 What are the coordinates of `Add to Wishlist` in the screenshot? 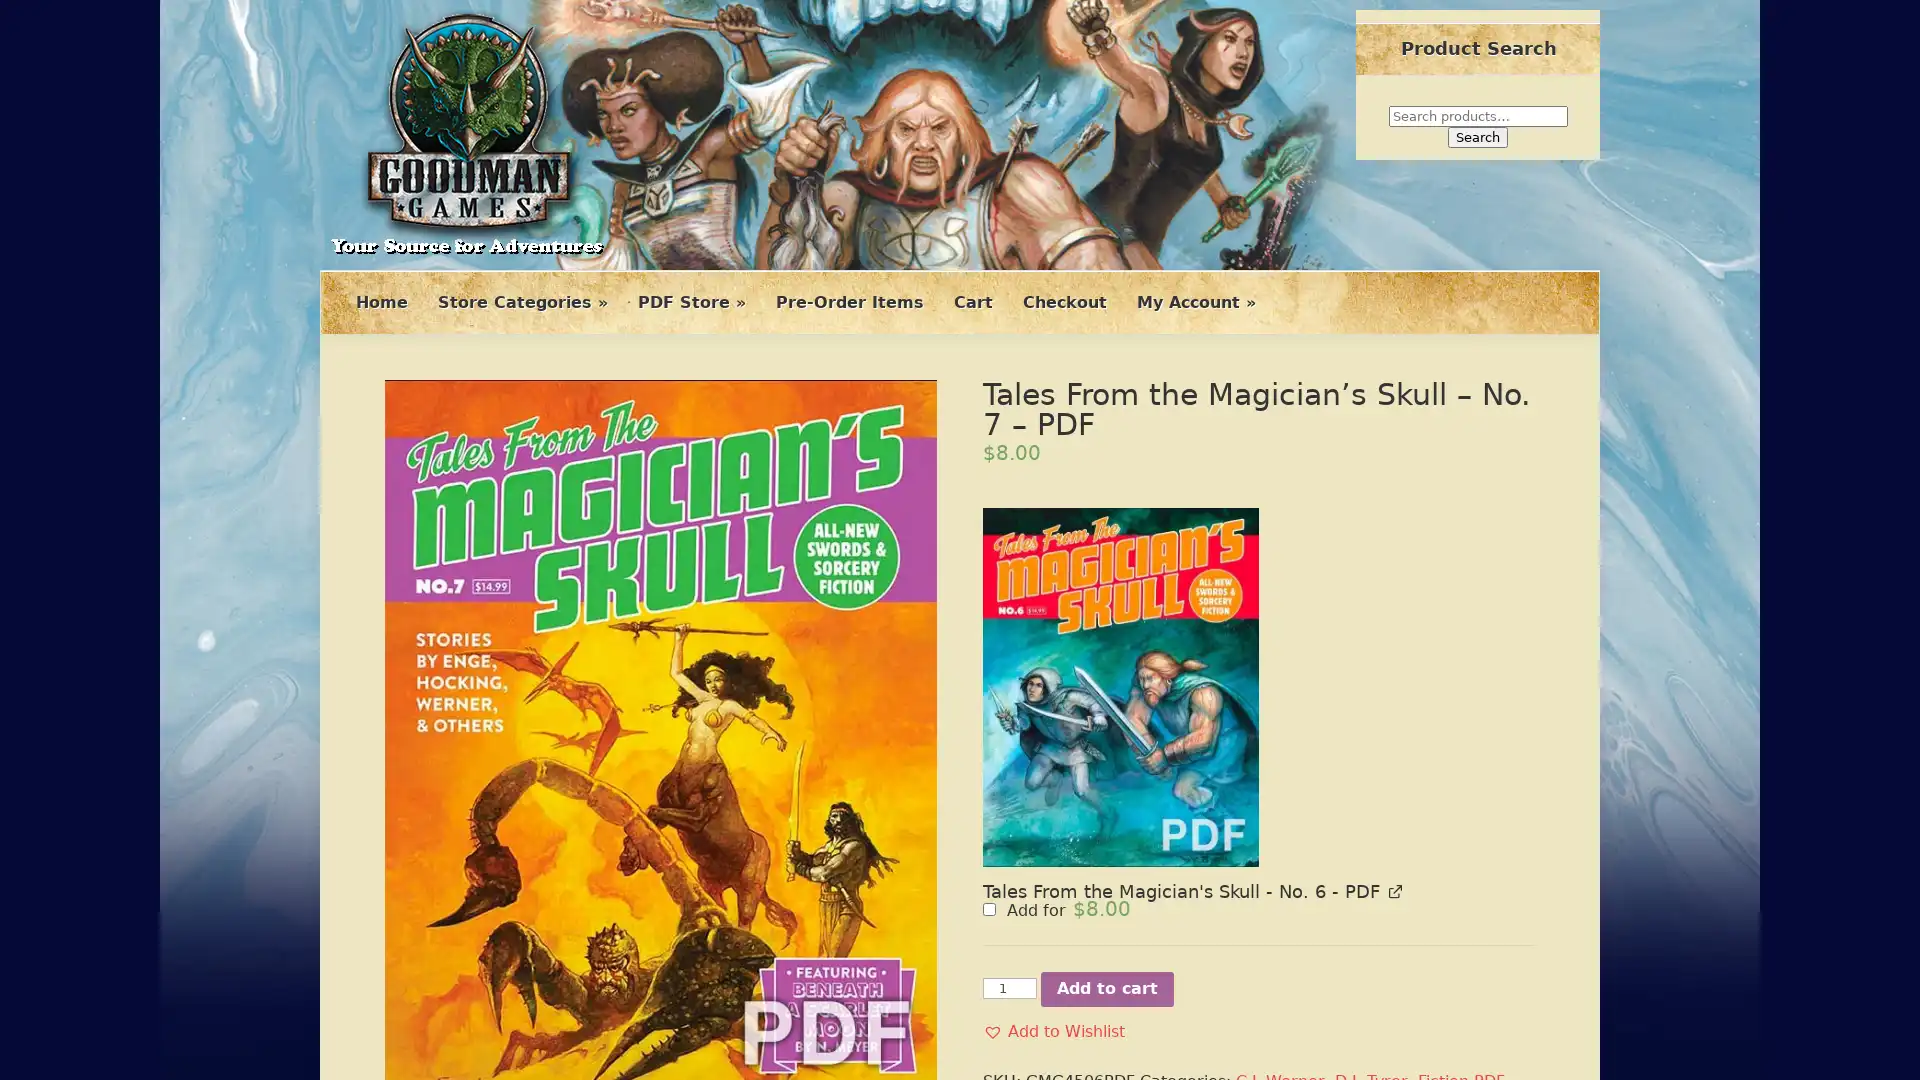 It's located at (1053, 764).